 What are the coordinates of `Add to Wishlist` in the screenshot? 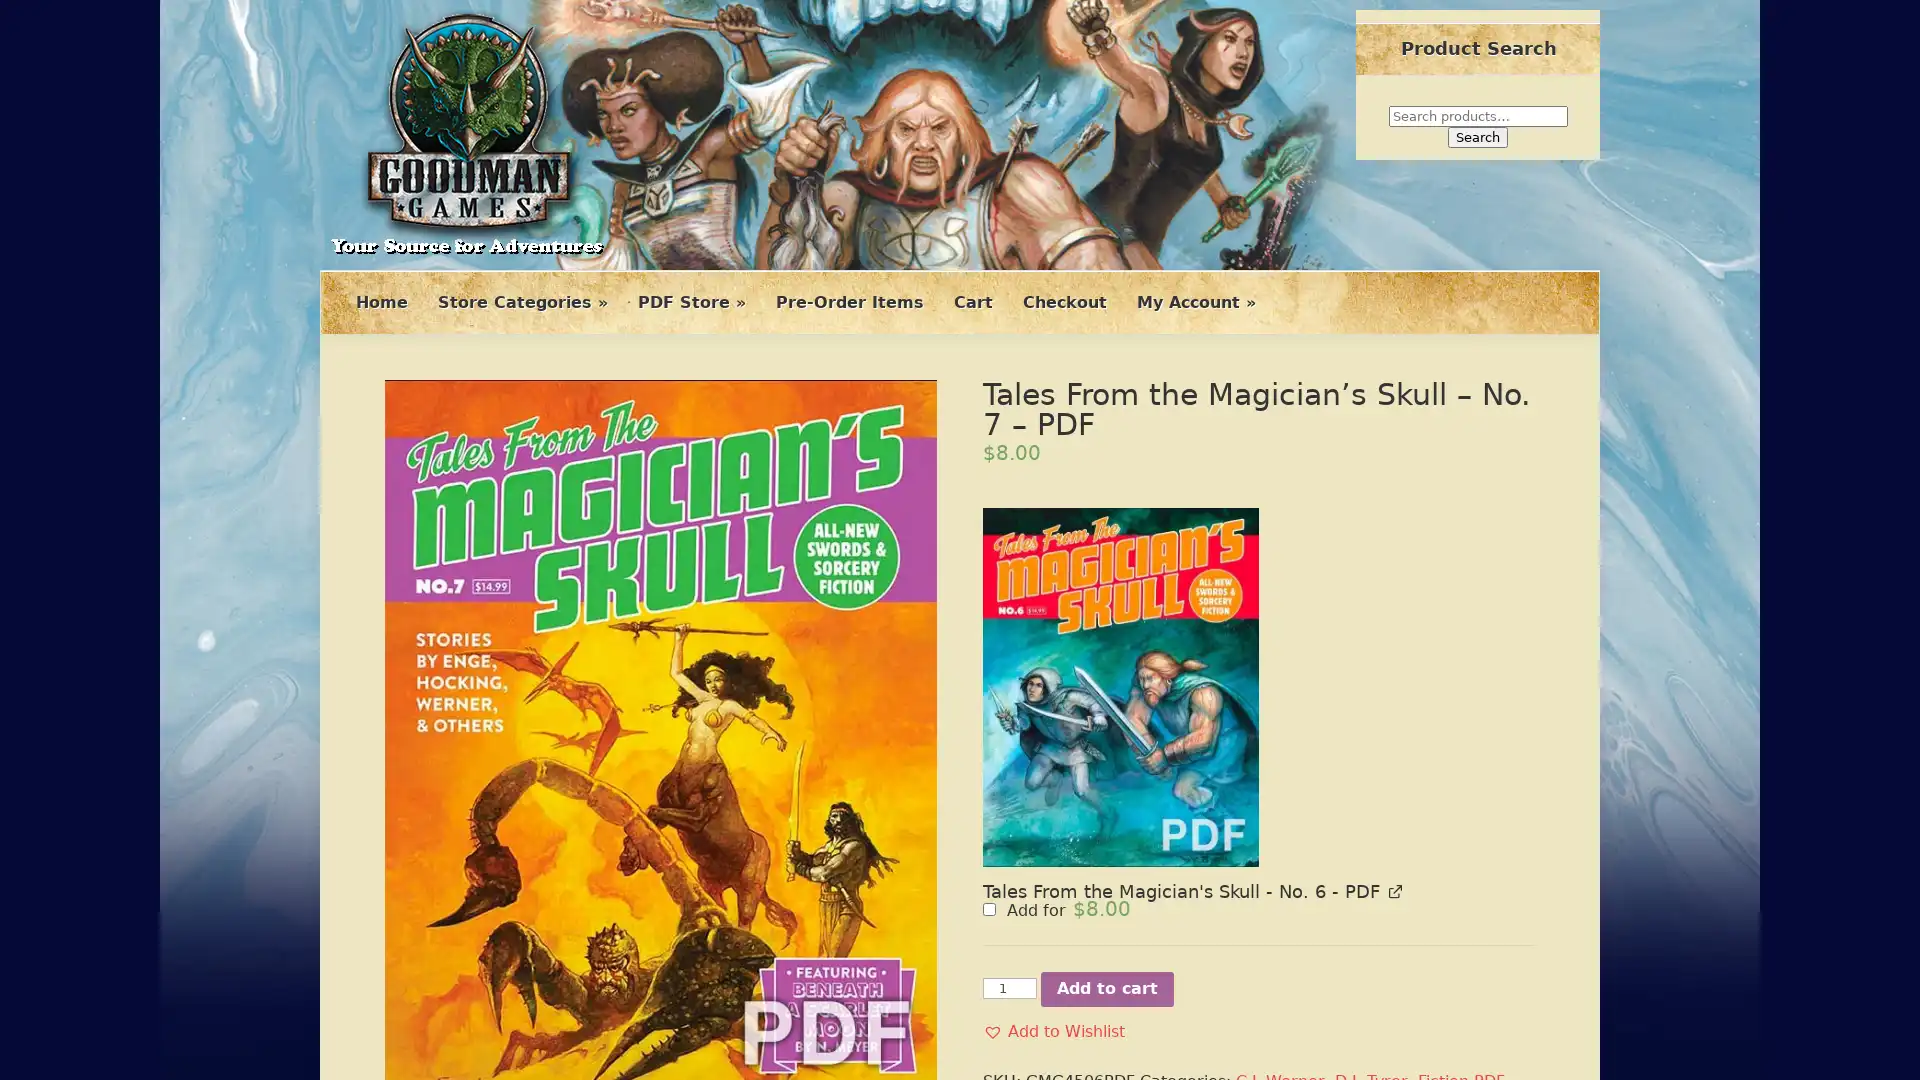 It's located at (1053, 764).